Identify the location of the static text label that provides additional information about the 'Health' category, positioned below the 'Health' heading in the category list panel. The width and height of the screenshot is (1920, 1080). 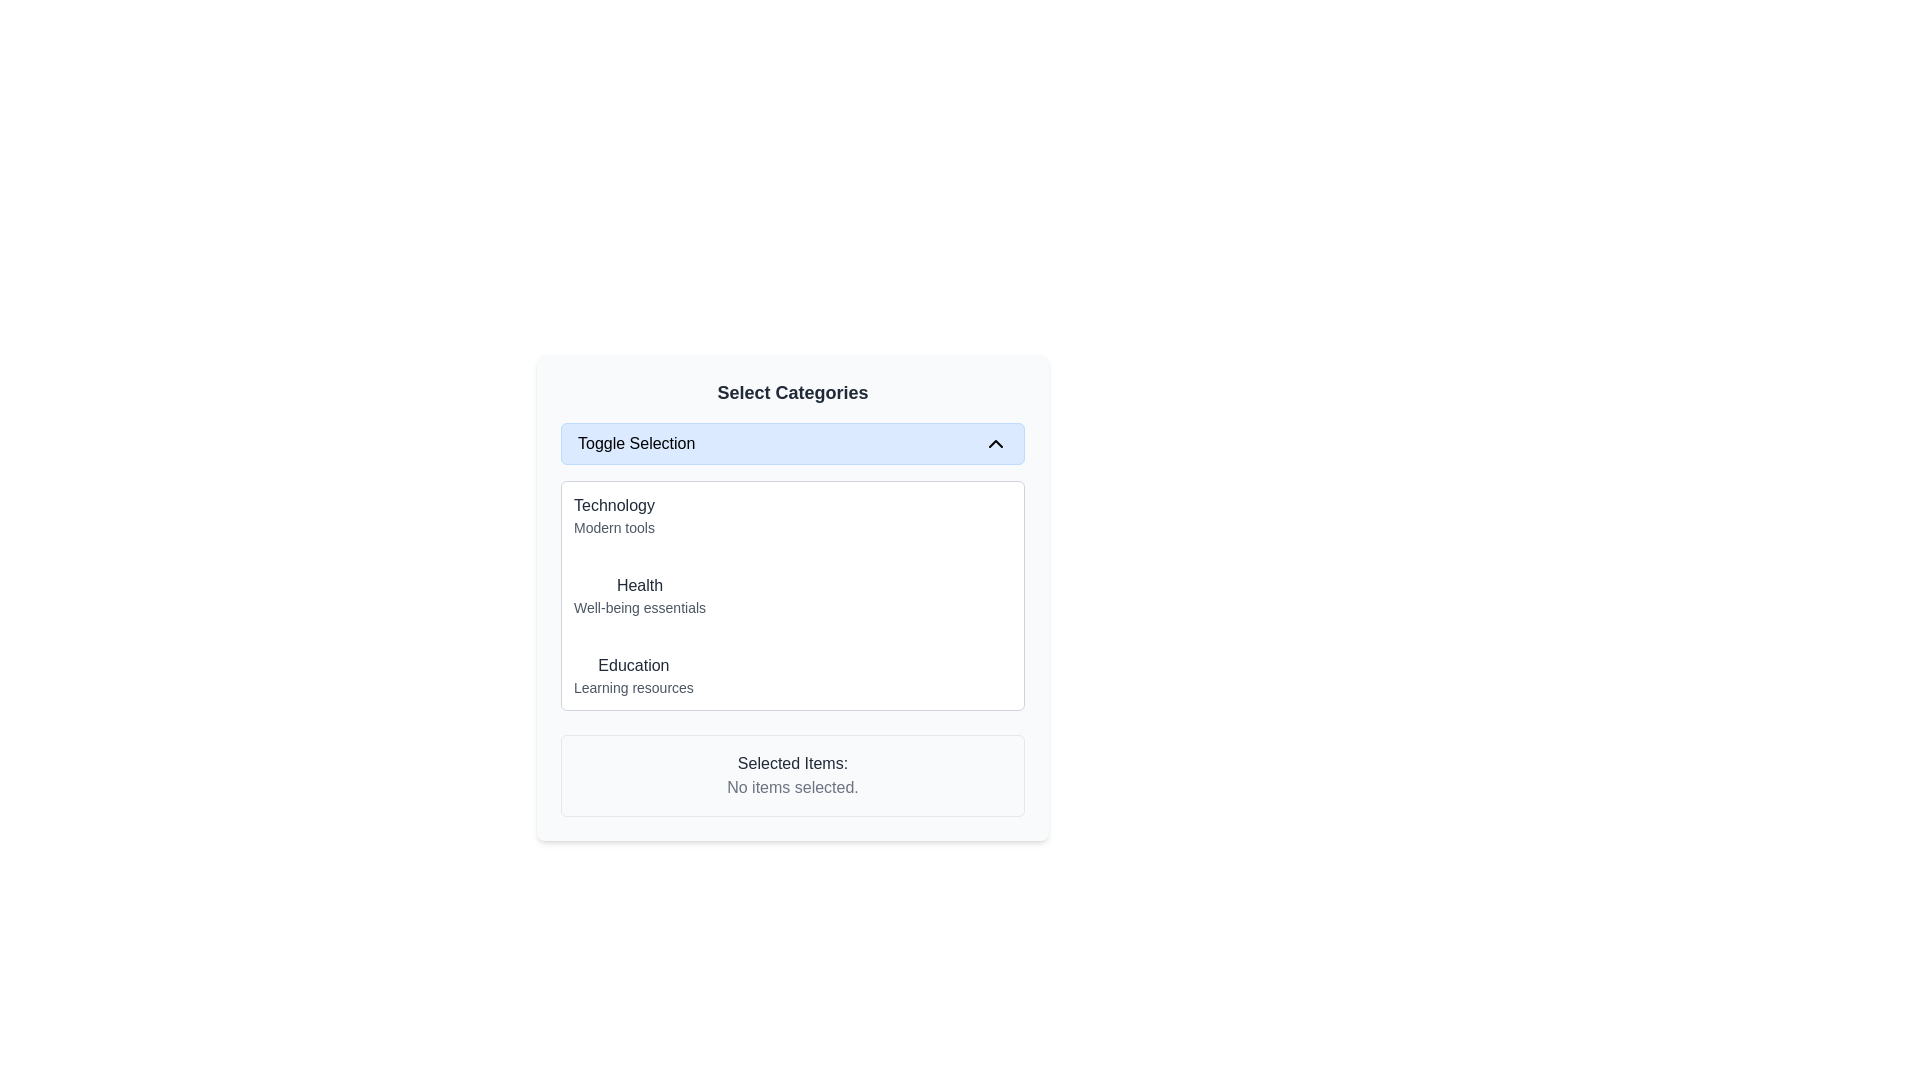
(638, 607).